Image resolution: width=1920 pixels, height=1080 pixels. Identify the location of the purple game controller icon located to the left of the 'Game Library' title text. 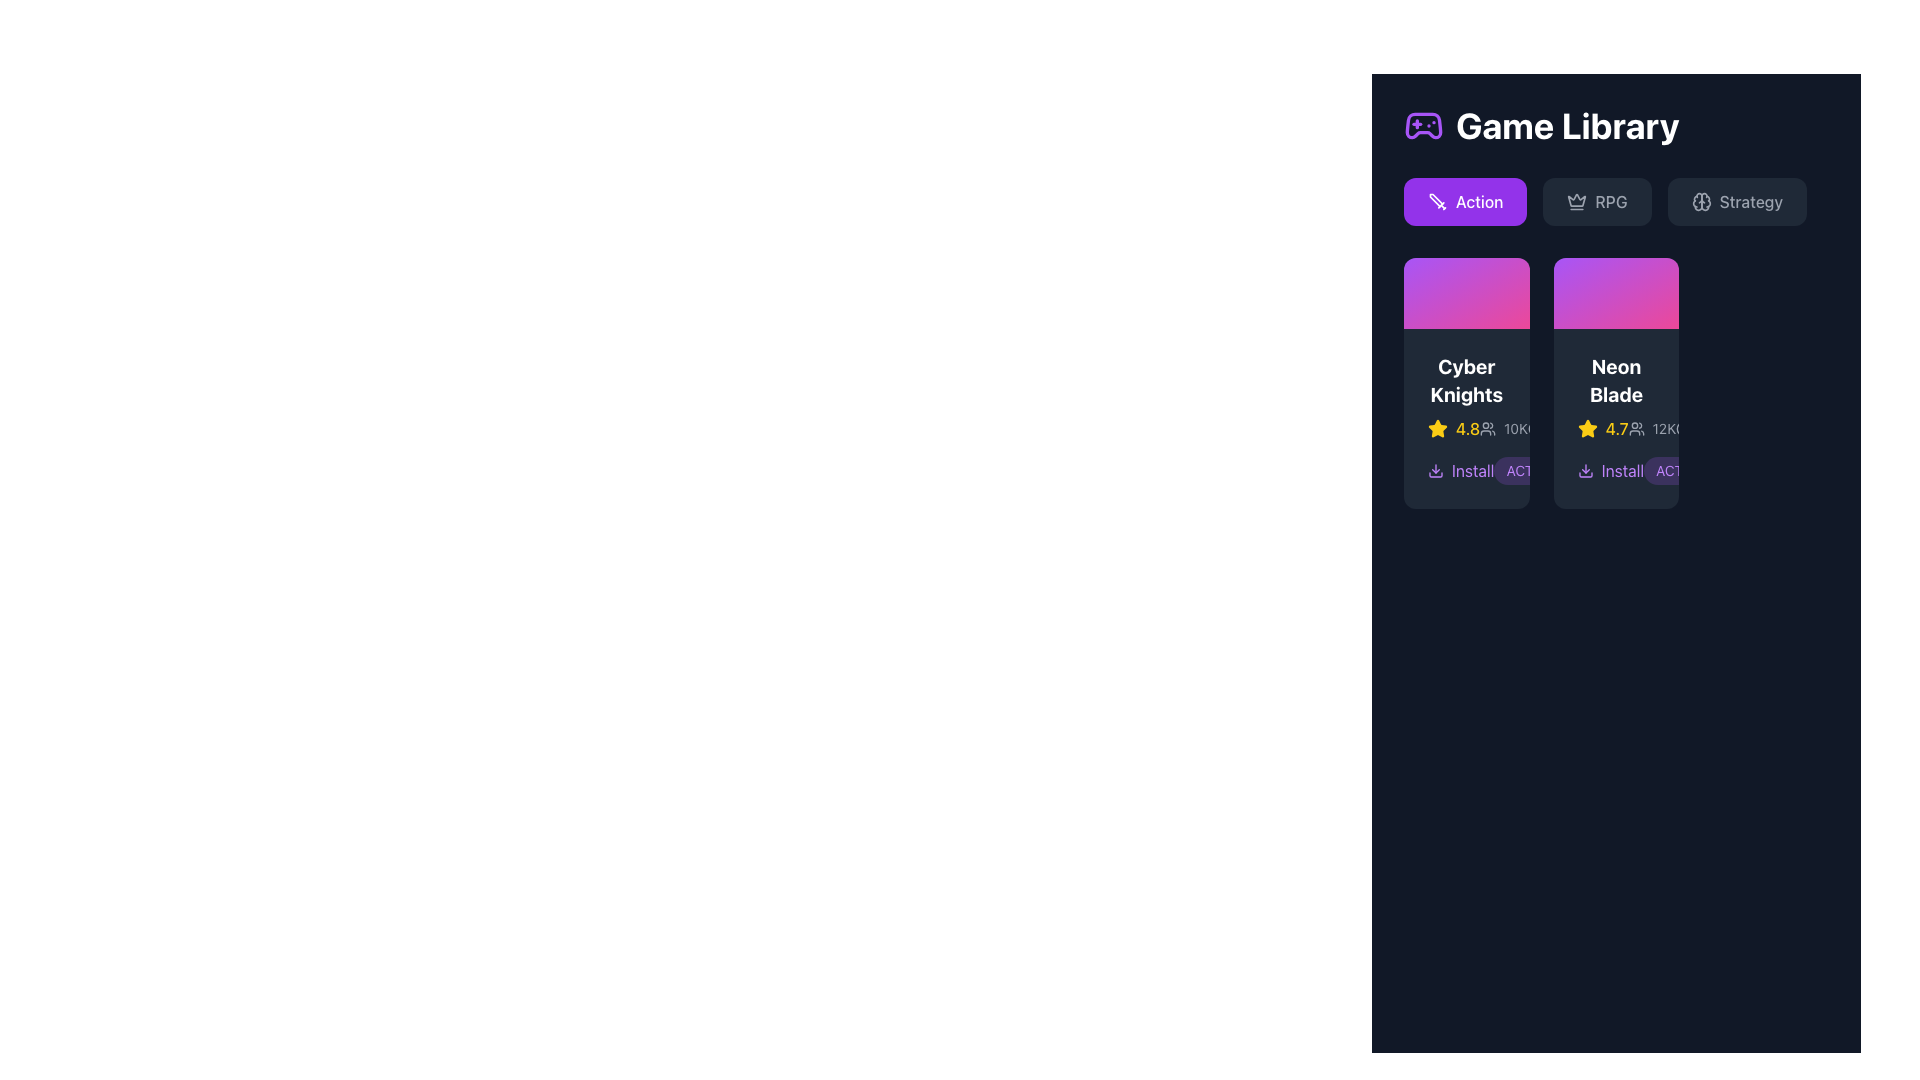
(1423, 126).